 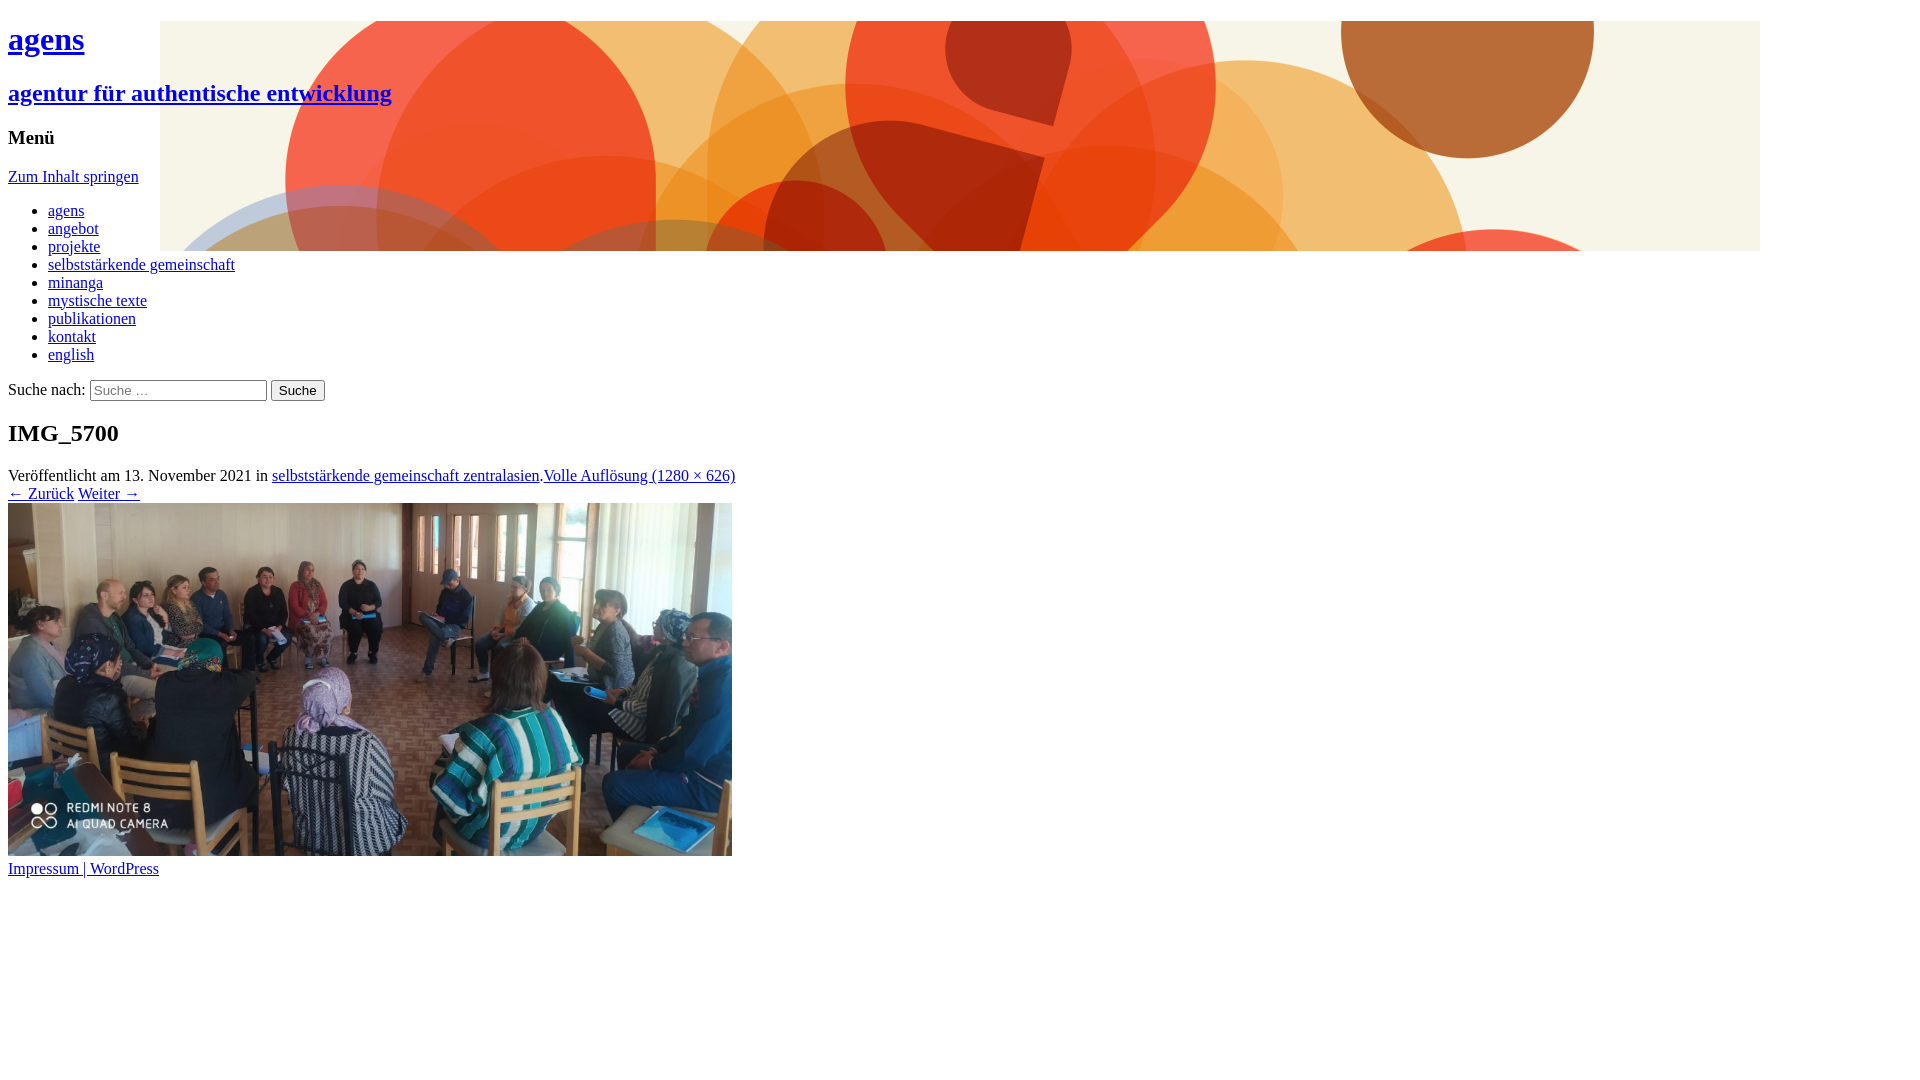 I want to click on 'IMG_5700', so click(x=369, y=850).